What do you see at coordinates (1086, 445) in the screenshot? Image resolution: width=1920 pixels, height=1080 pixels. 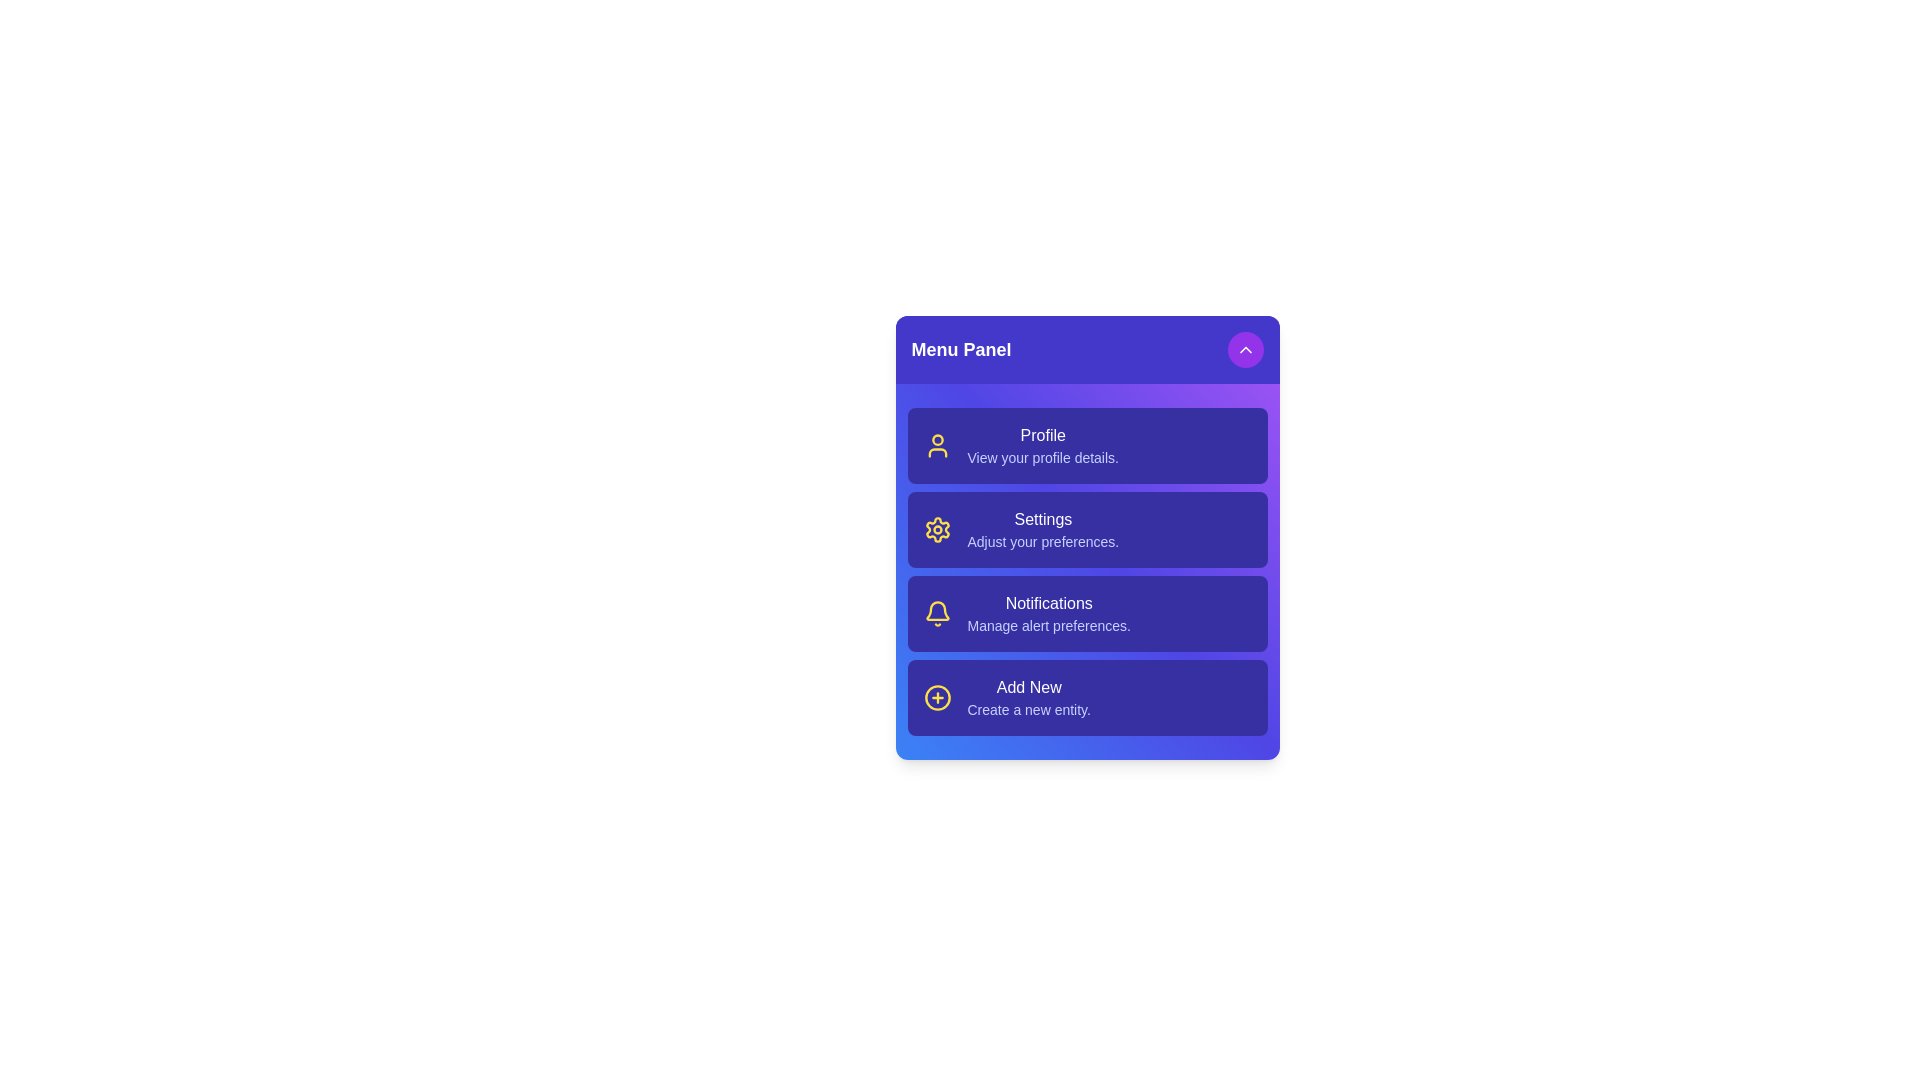 I see `the menu item Profile to trigger its hover effect` at bounding box center [1086, 445].